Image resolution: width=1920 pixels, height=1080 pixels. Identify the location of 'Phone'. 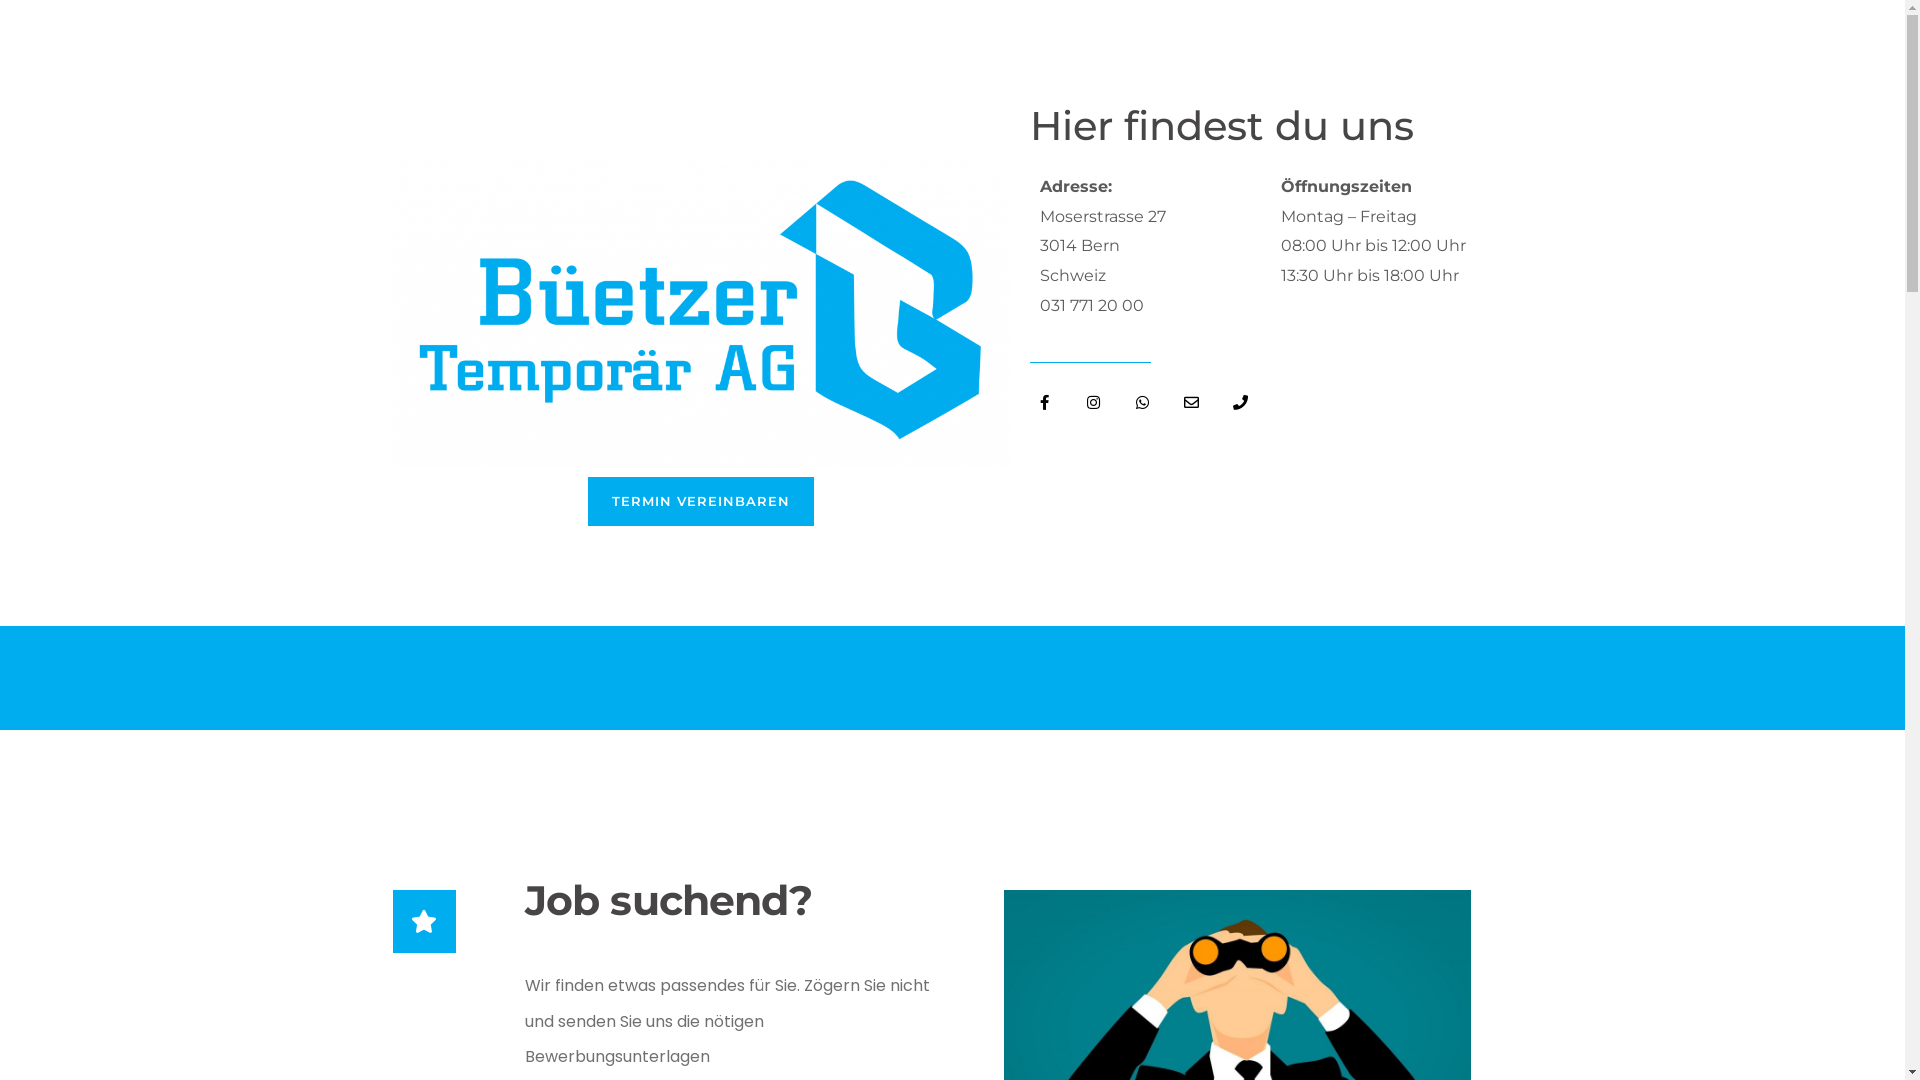
(1240, 402).